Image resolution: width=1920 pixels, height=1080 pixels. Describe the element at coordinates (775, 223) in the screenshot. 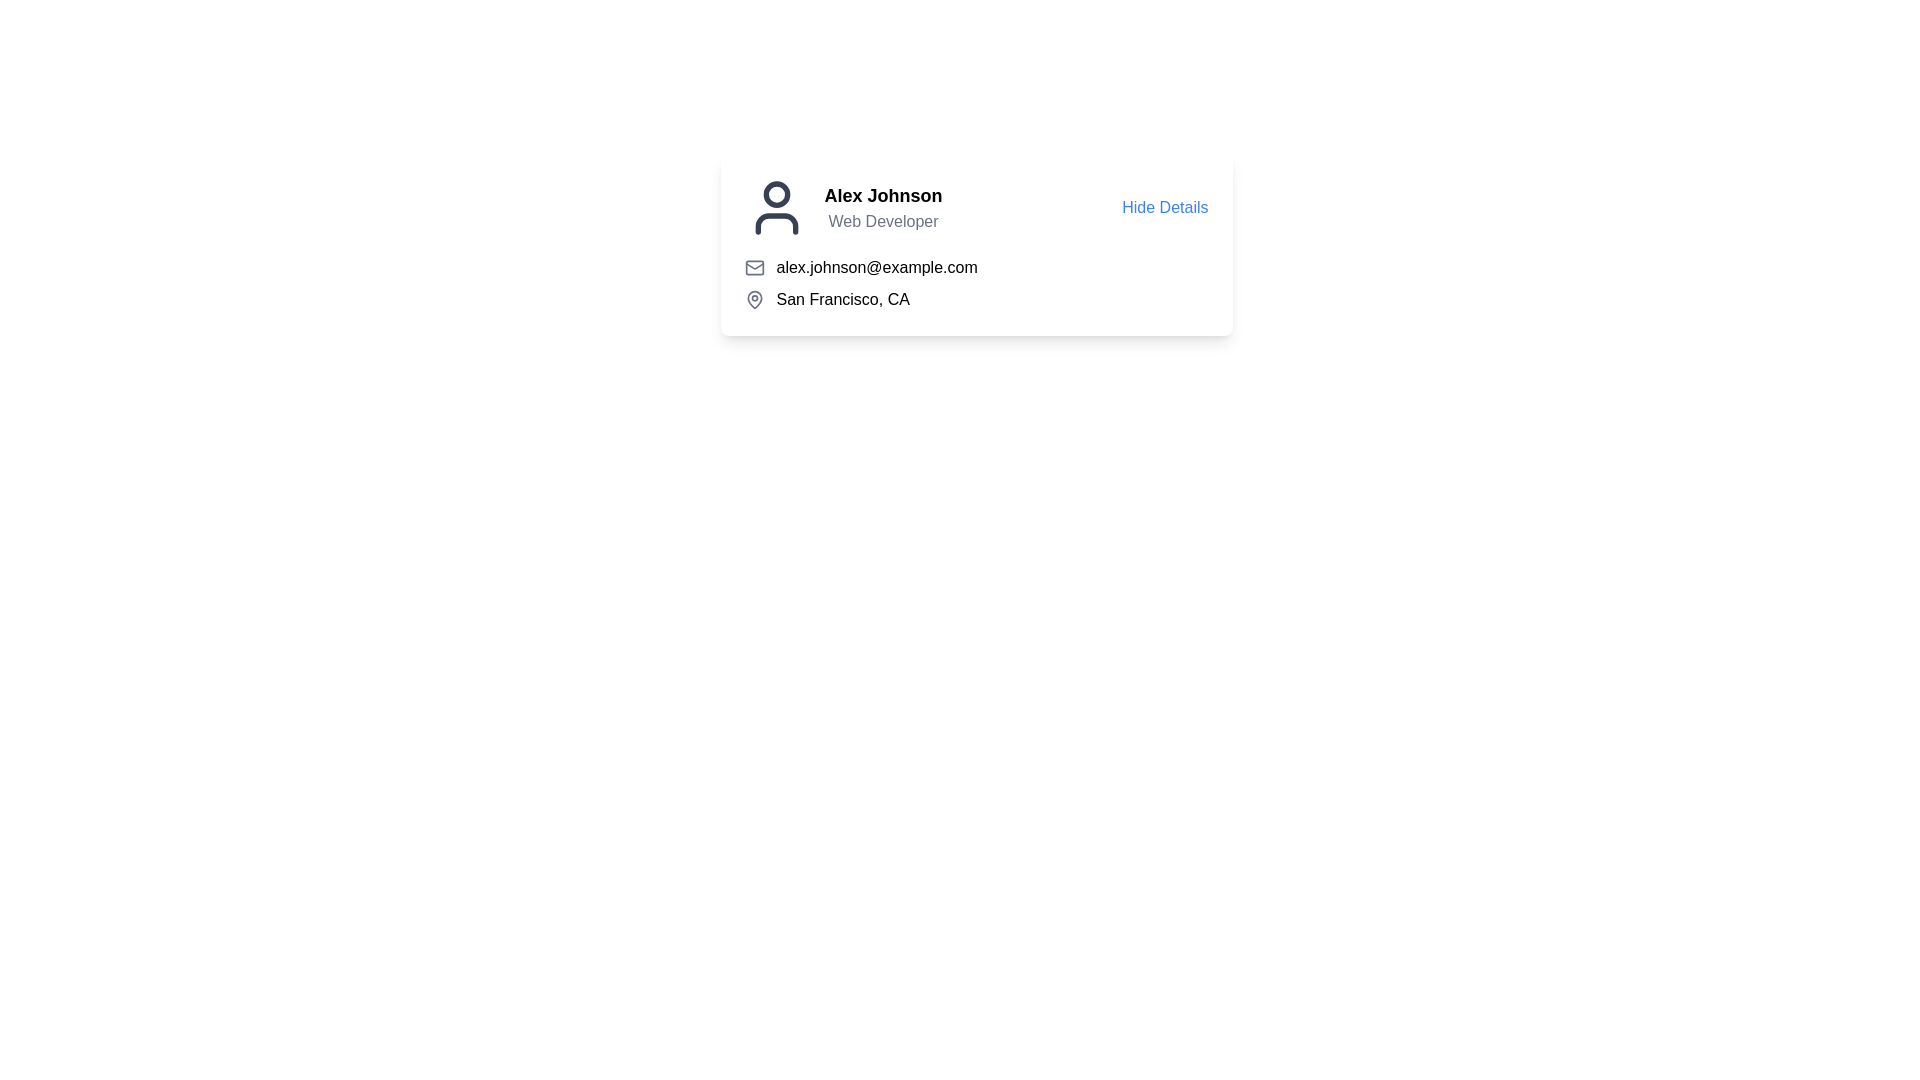

I see `the bottom segment of the user profile icon, which is a curved line located below the circular head portion of the icon` at that location.